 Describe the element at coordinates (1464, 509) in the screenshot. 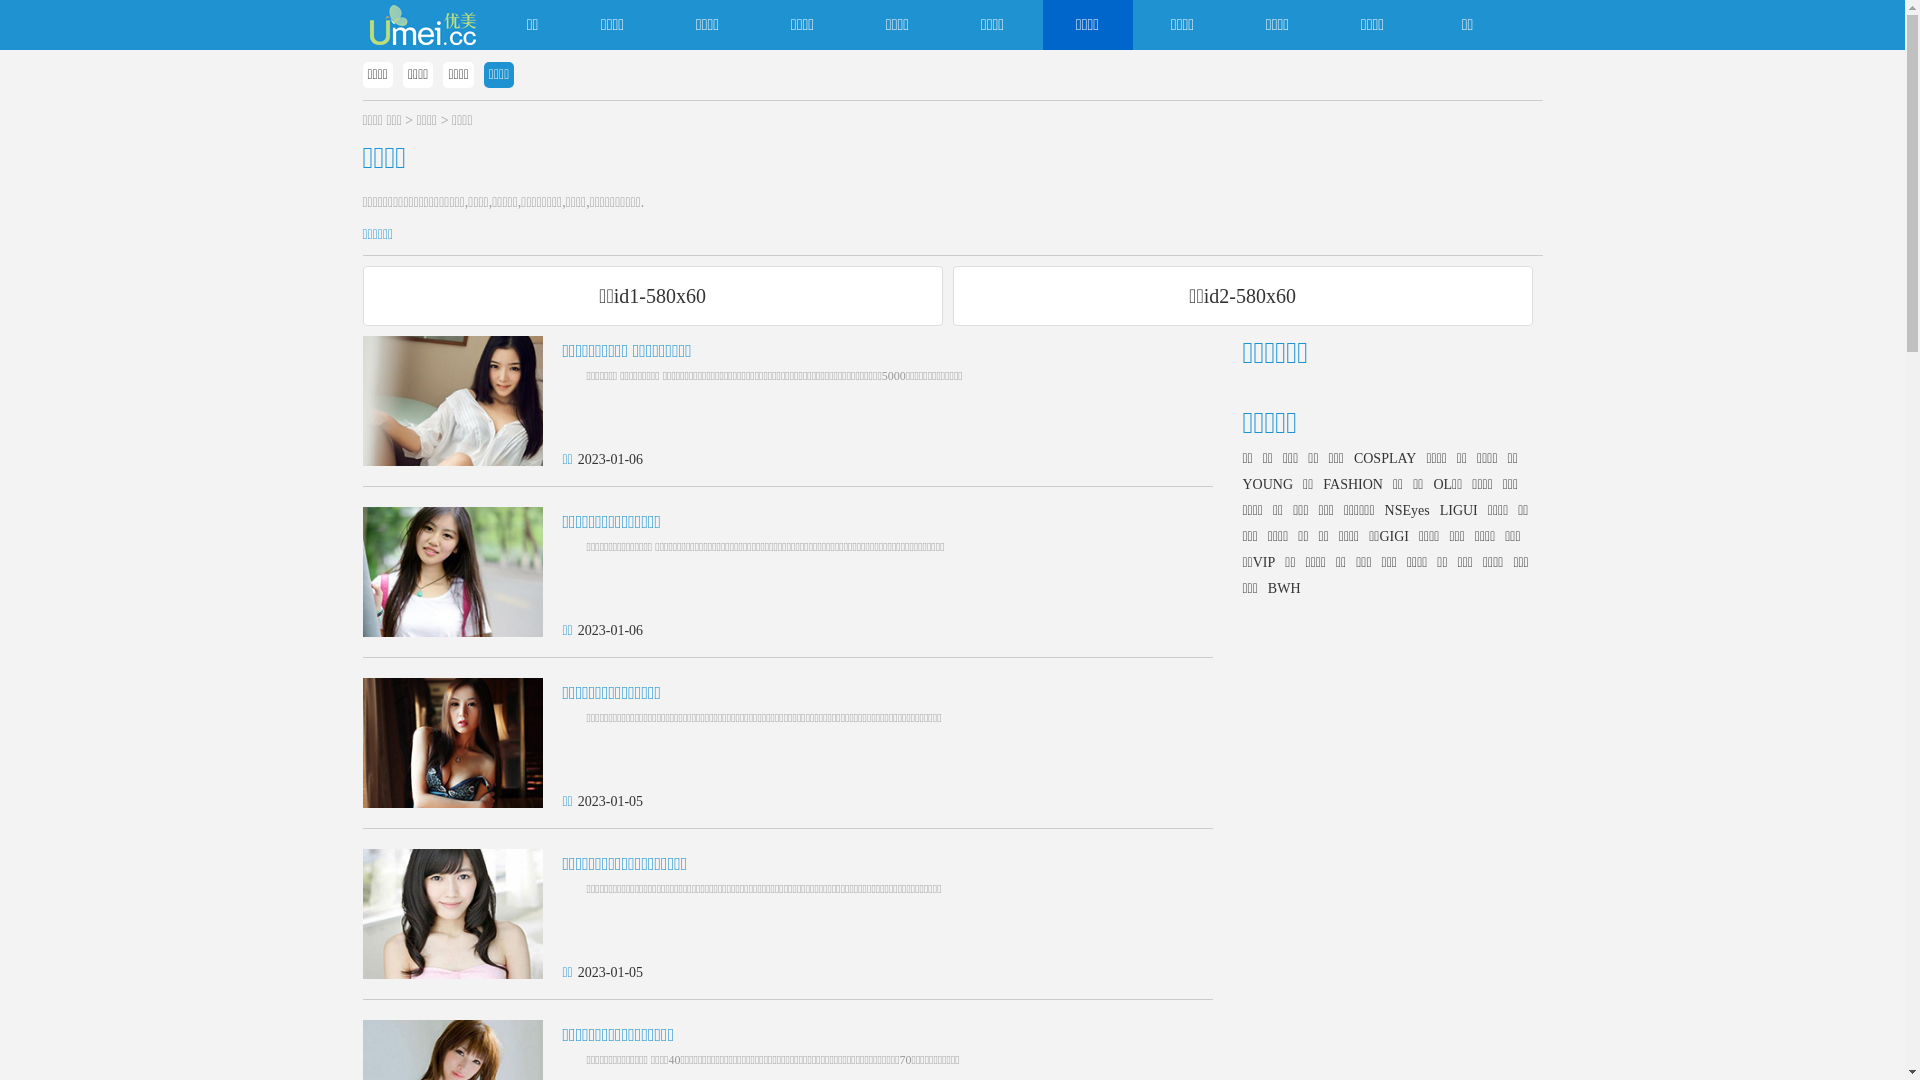

I see `'LIGUI'` at that location.